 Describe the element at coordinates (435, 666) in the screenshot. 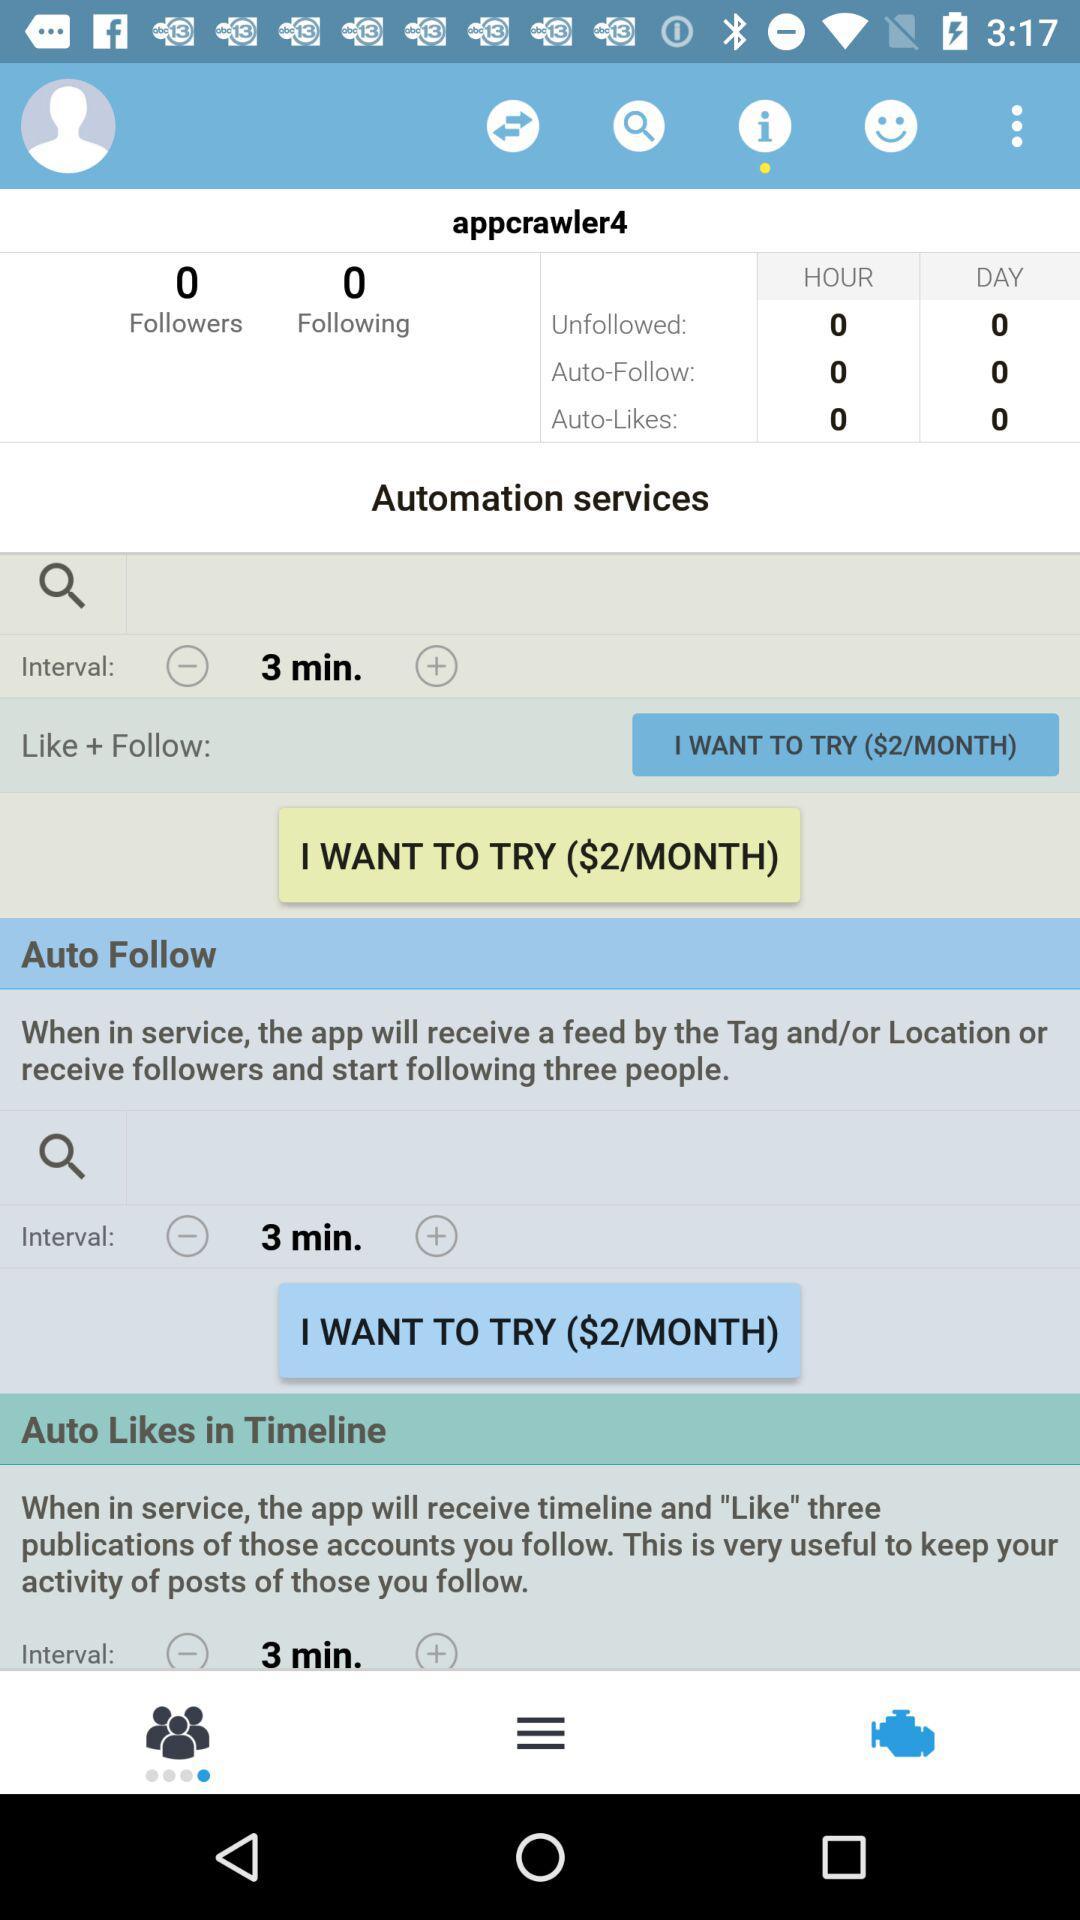

I see `increase interval` at that location.